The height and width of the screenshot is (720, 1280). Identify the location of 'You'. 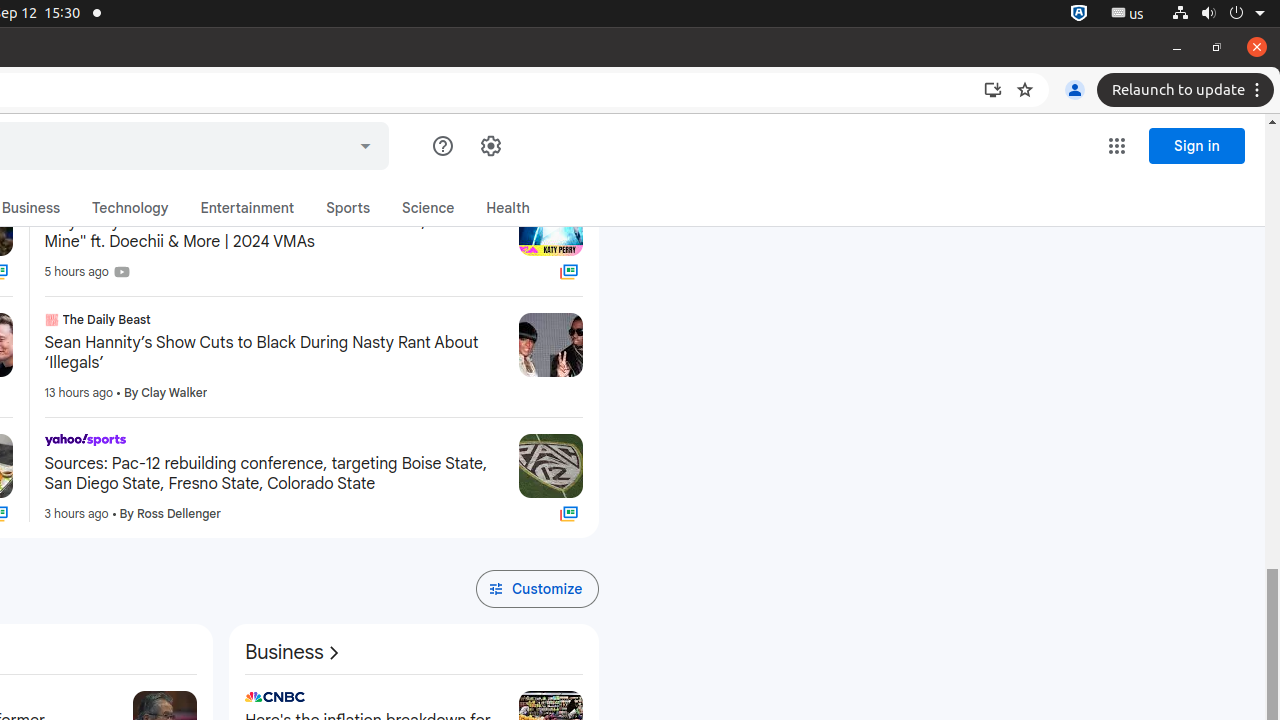
(1073, 90).